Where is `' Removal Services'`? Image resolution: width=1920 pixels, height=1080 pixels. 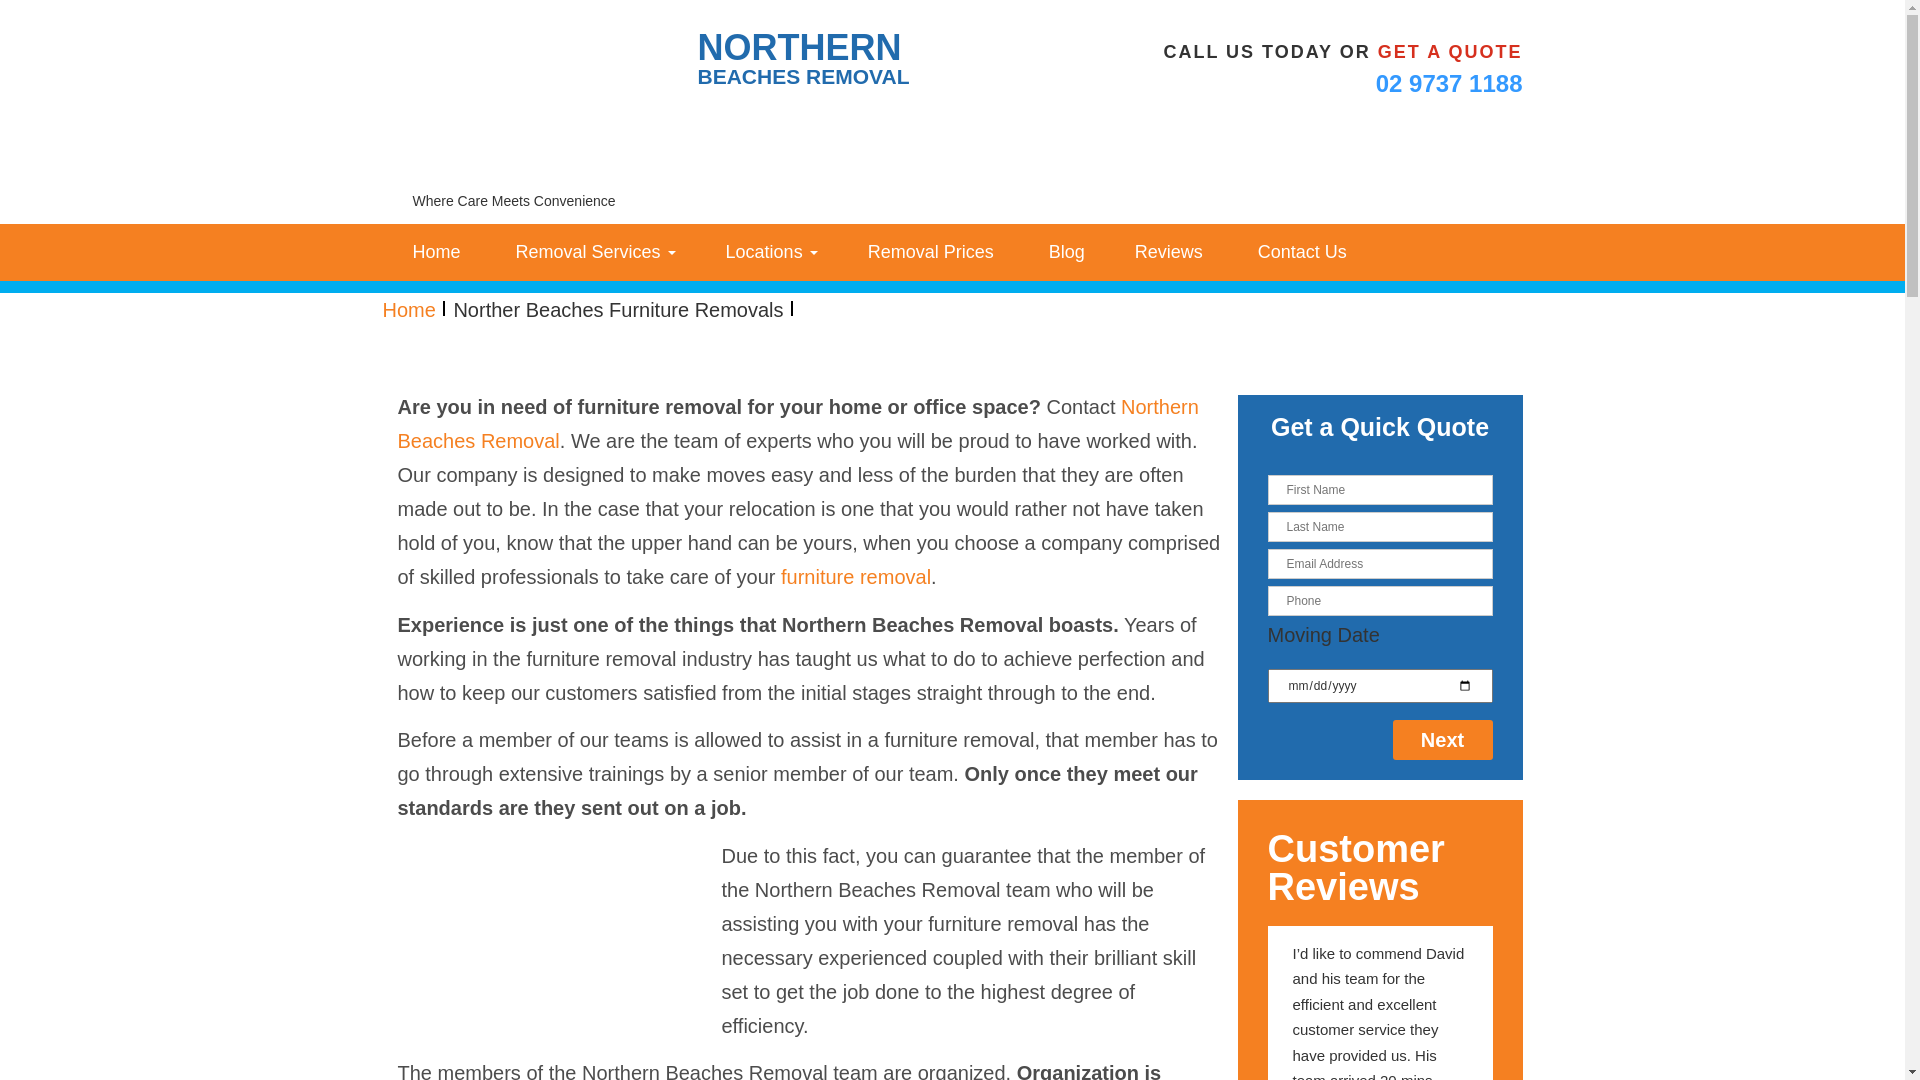
' Removal Services' is located at coordinates (592, 251).